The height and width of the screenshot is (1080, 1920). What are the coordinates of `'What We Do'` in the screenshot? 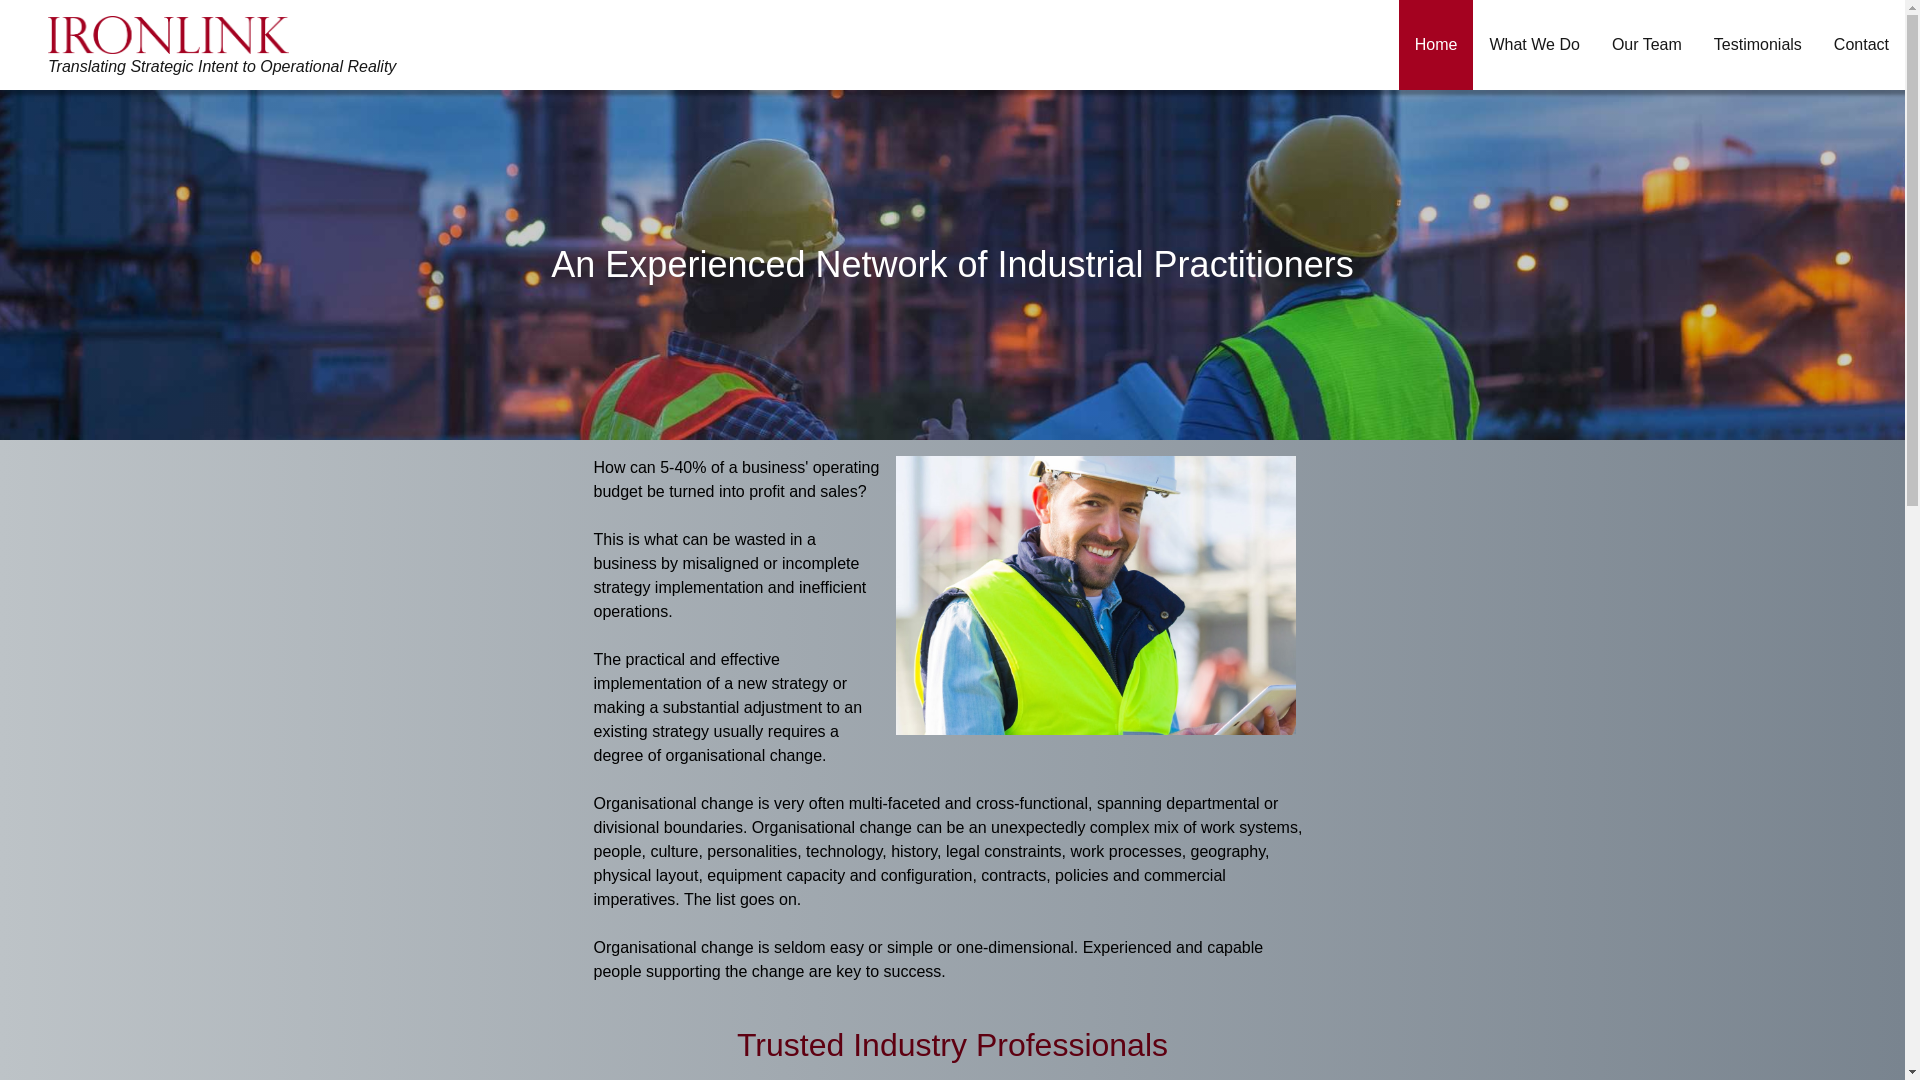 It's located at (1533, 45).